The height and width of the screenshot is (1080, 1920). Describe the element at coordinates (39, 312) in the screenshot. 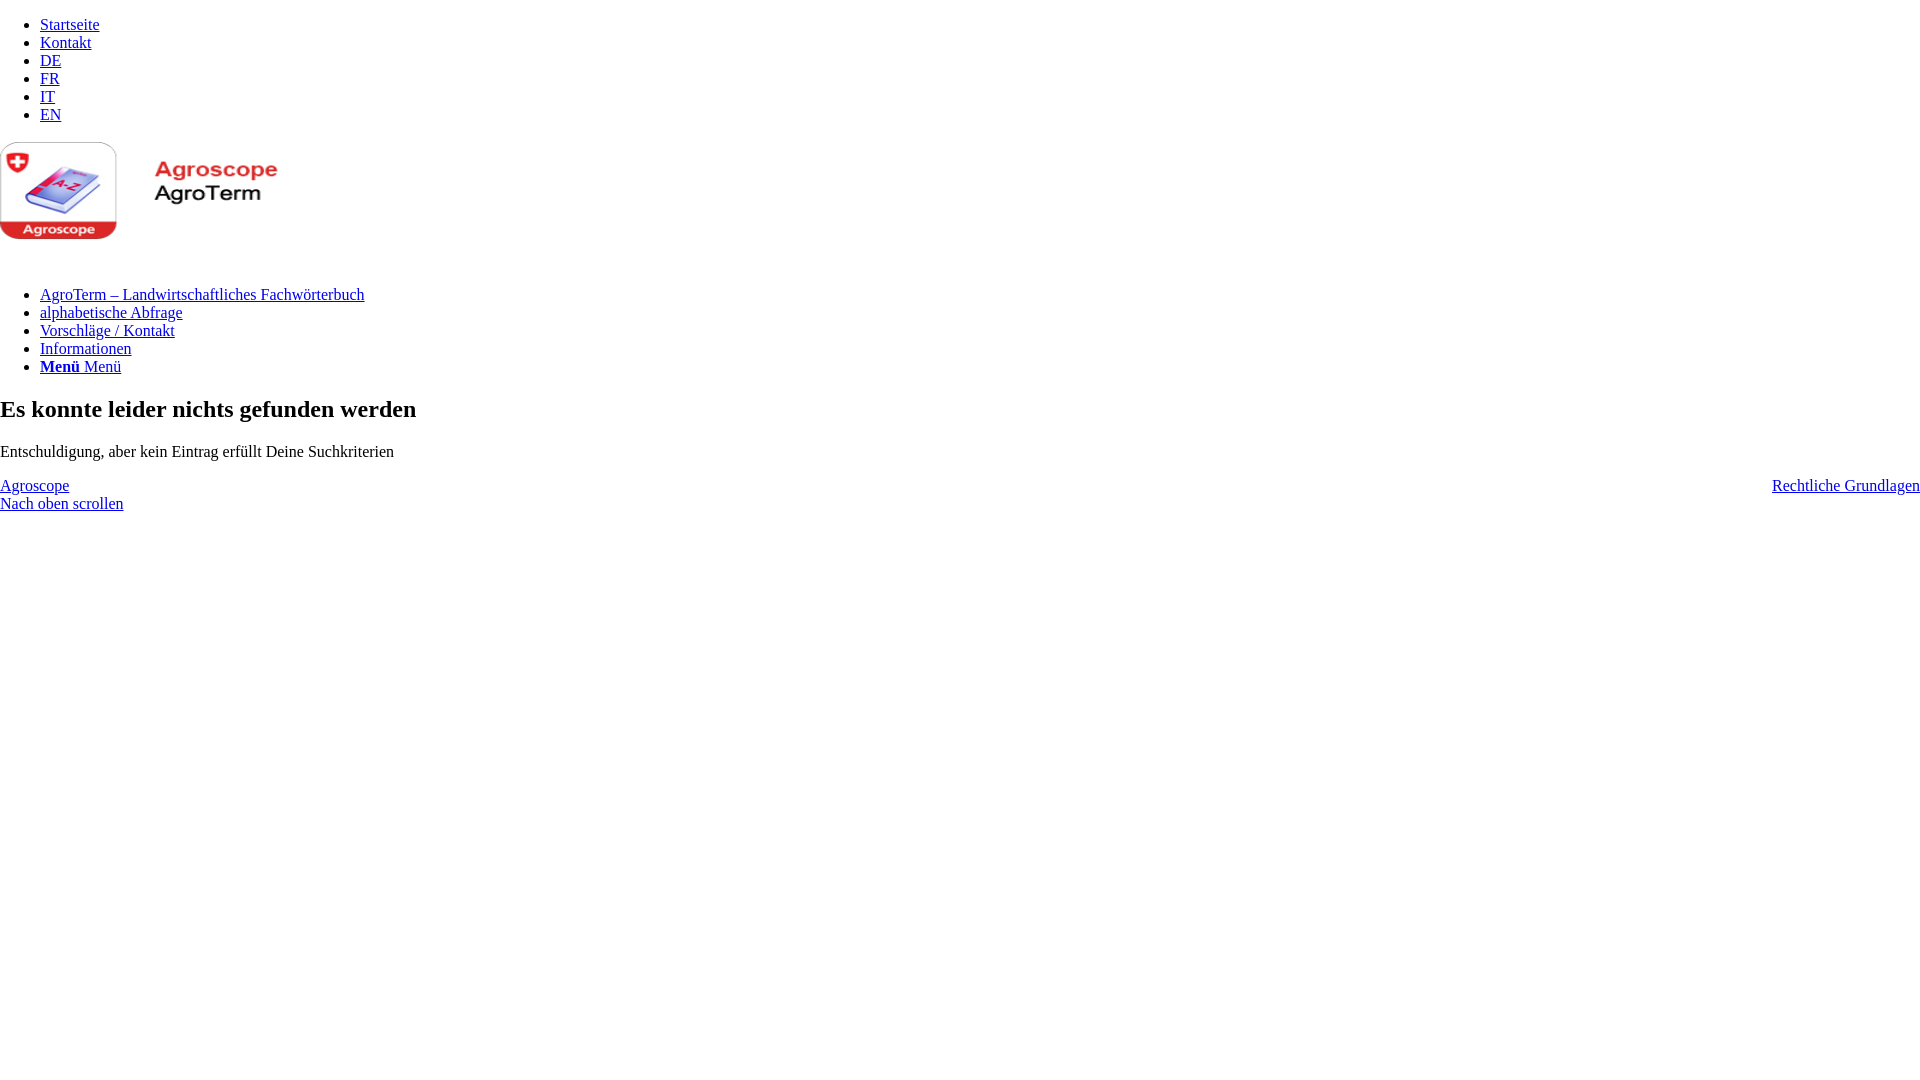

I see `'alphabetische Abfrage'` at that location.